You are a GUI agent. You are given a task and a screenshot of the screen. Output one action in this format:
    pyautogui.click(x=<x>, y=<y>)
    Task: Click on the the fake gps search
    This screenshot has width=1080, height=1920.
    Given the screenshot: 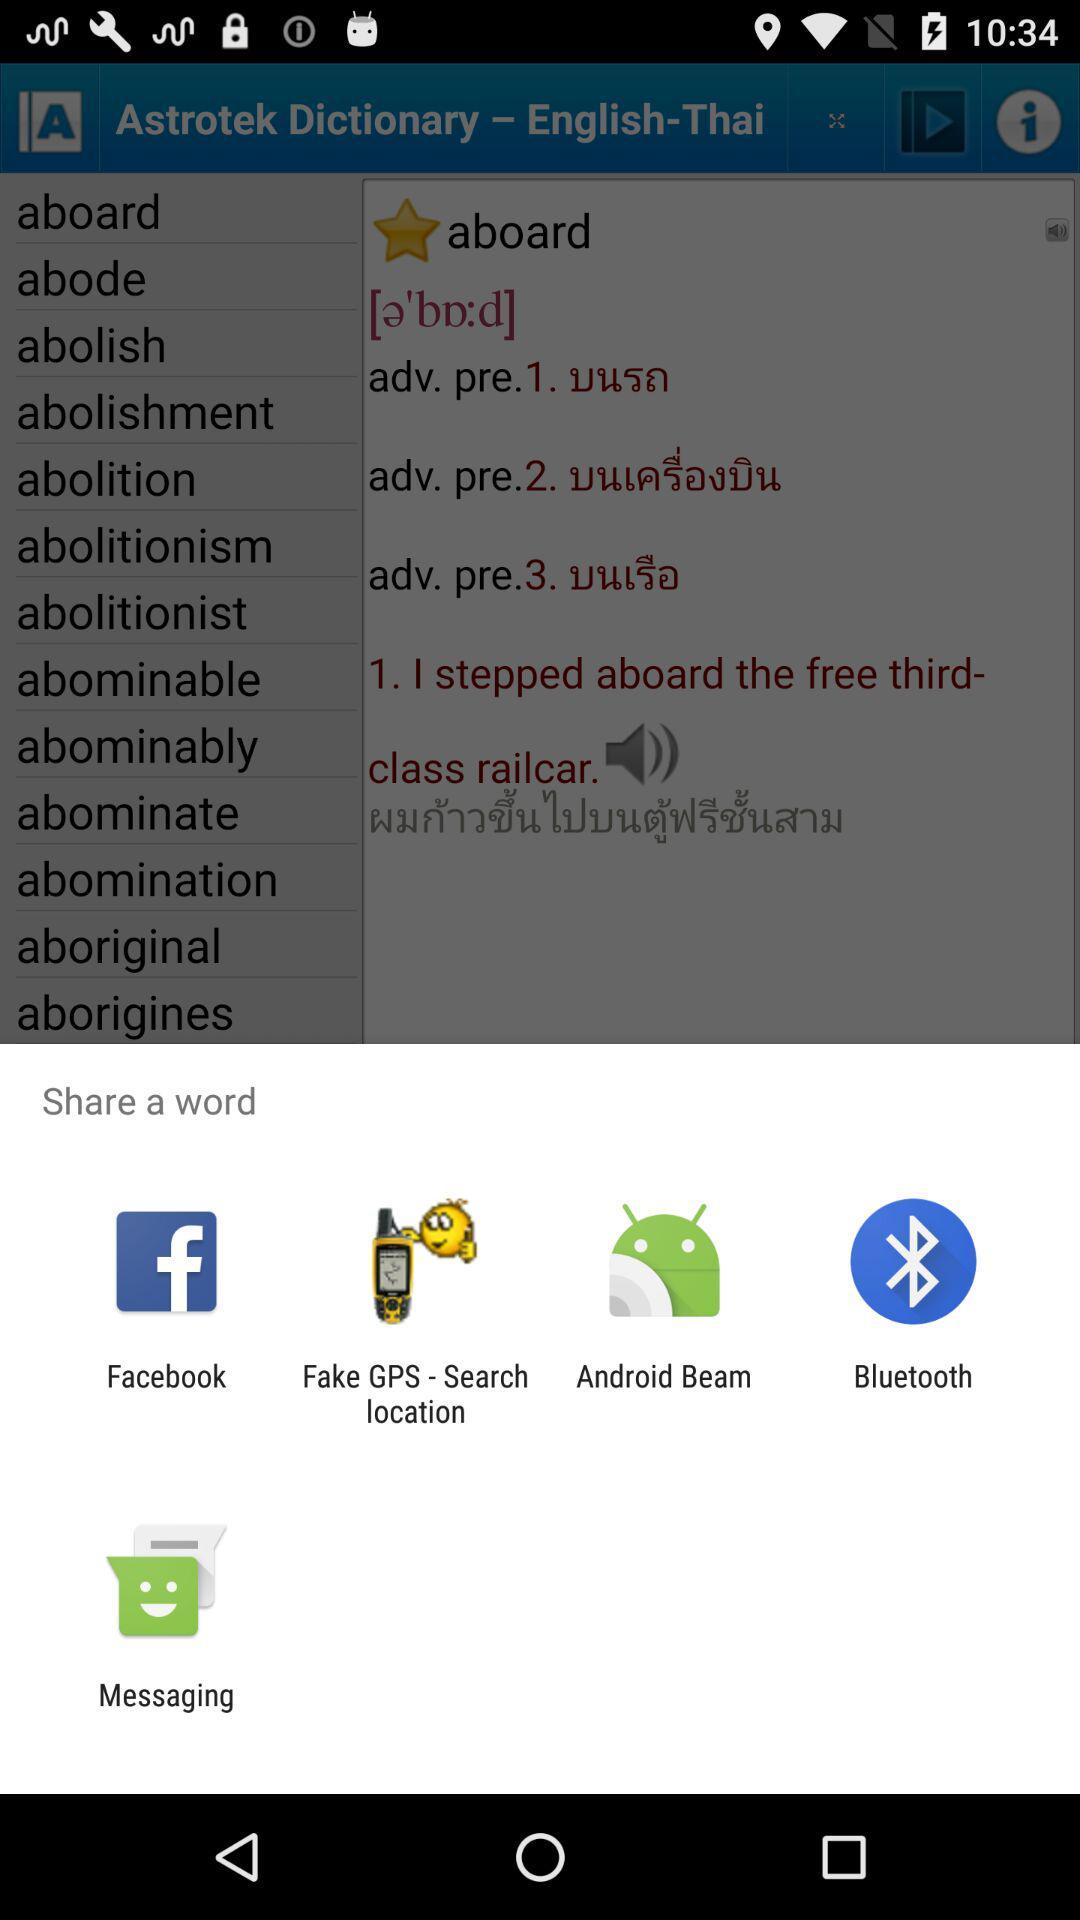 What is the action you would take?
    pyautogui.click(x=414, y=1392)
    